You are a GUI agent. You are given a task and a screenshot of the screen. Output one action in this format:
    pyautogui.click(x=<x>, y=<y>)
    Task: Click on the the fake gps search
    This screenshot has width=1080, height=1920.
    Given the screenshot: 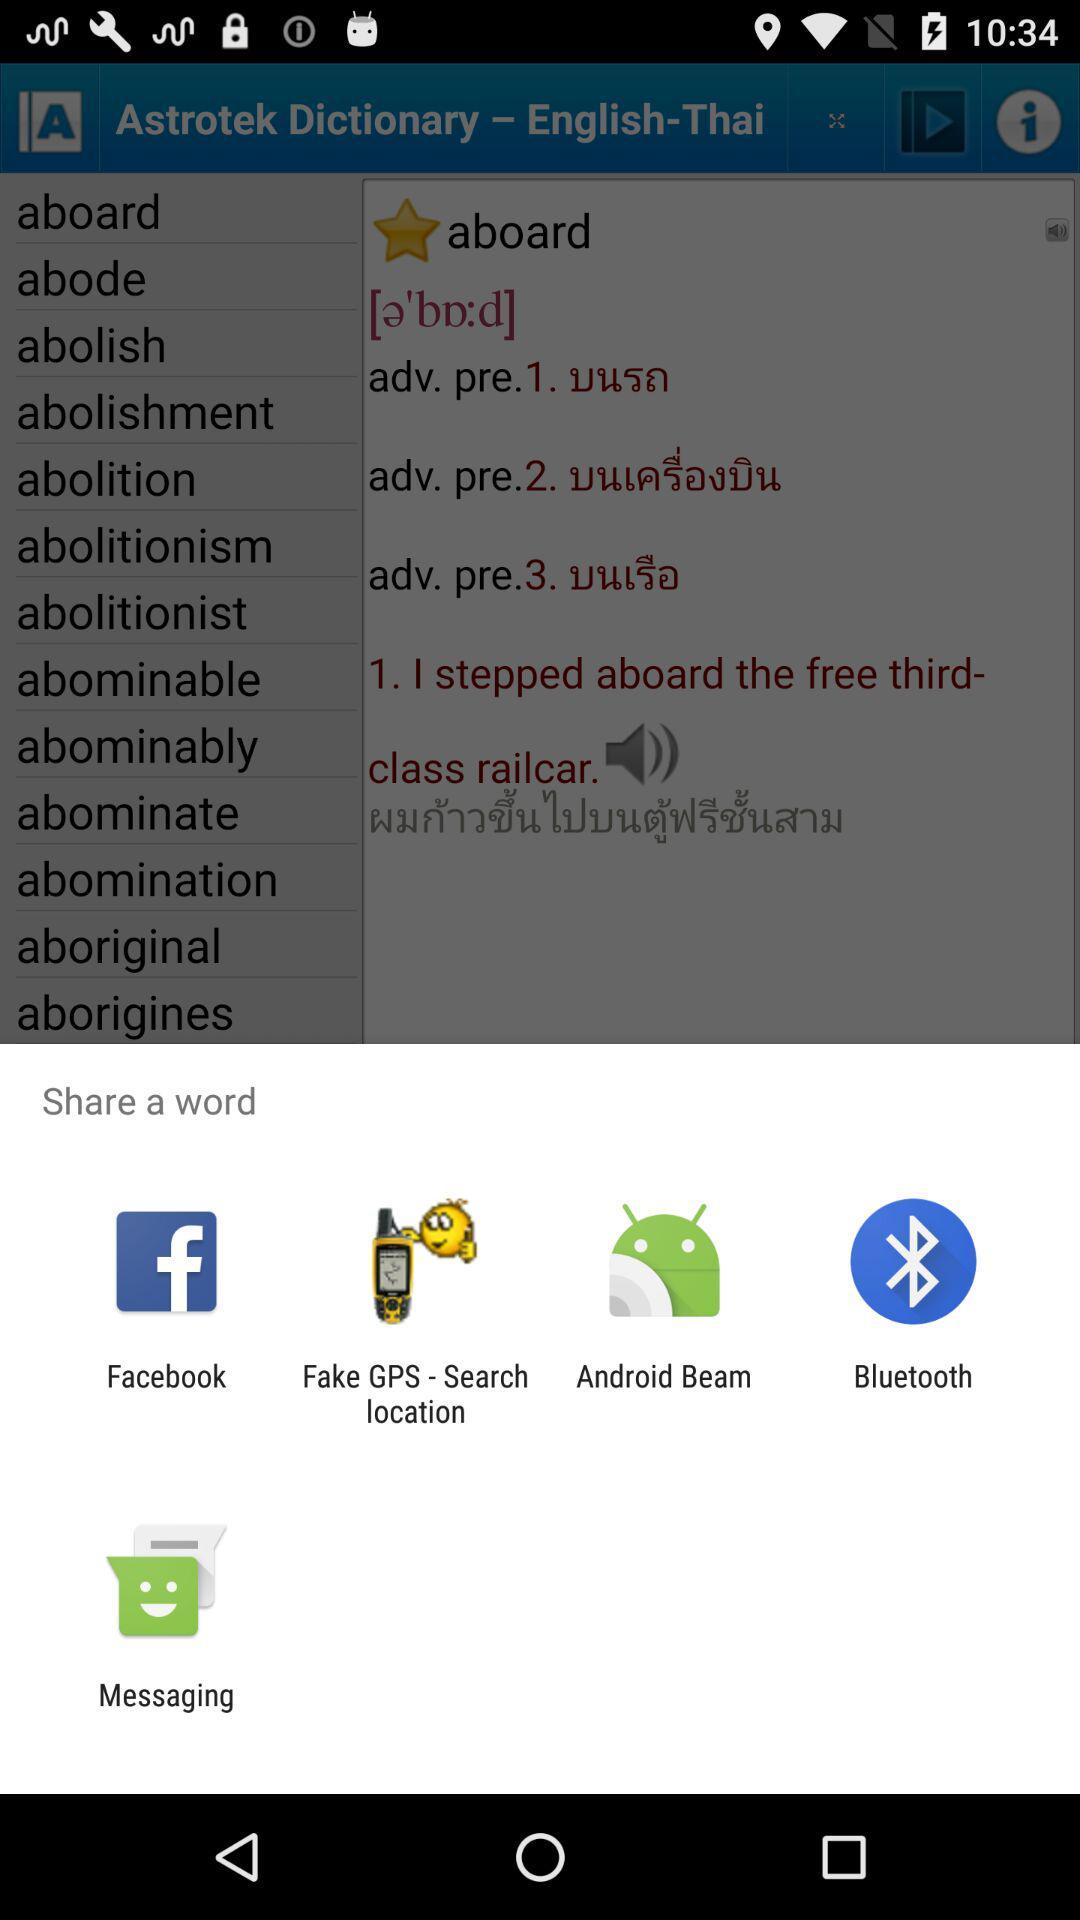 What is the action you would take?
    pyautogui.click(x=414, y=1392)
    